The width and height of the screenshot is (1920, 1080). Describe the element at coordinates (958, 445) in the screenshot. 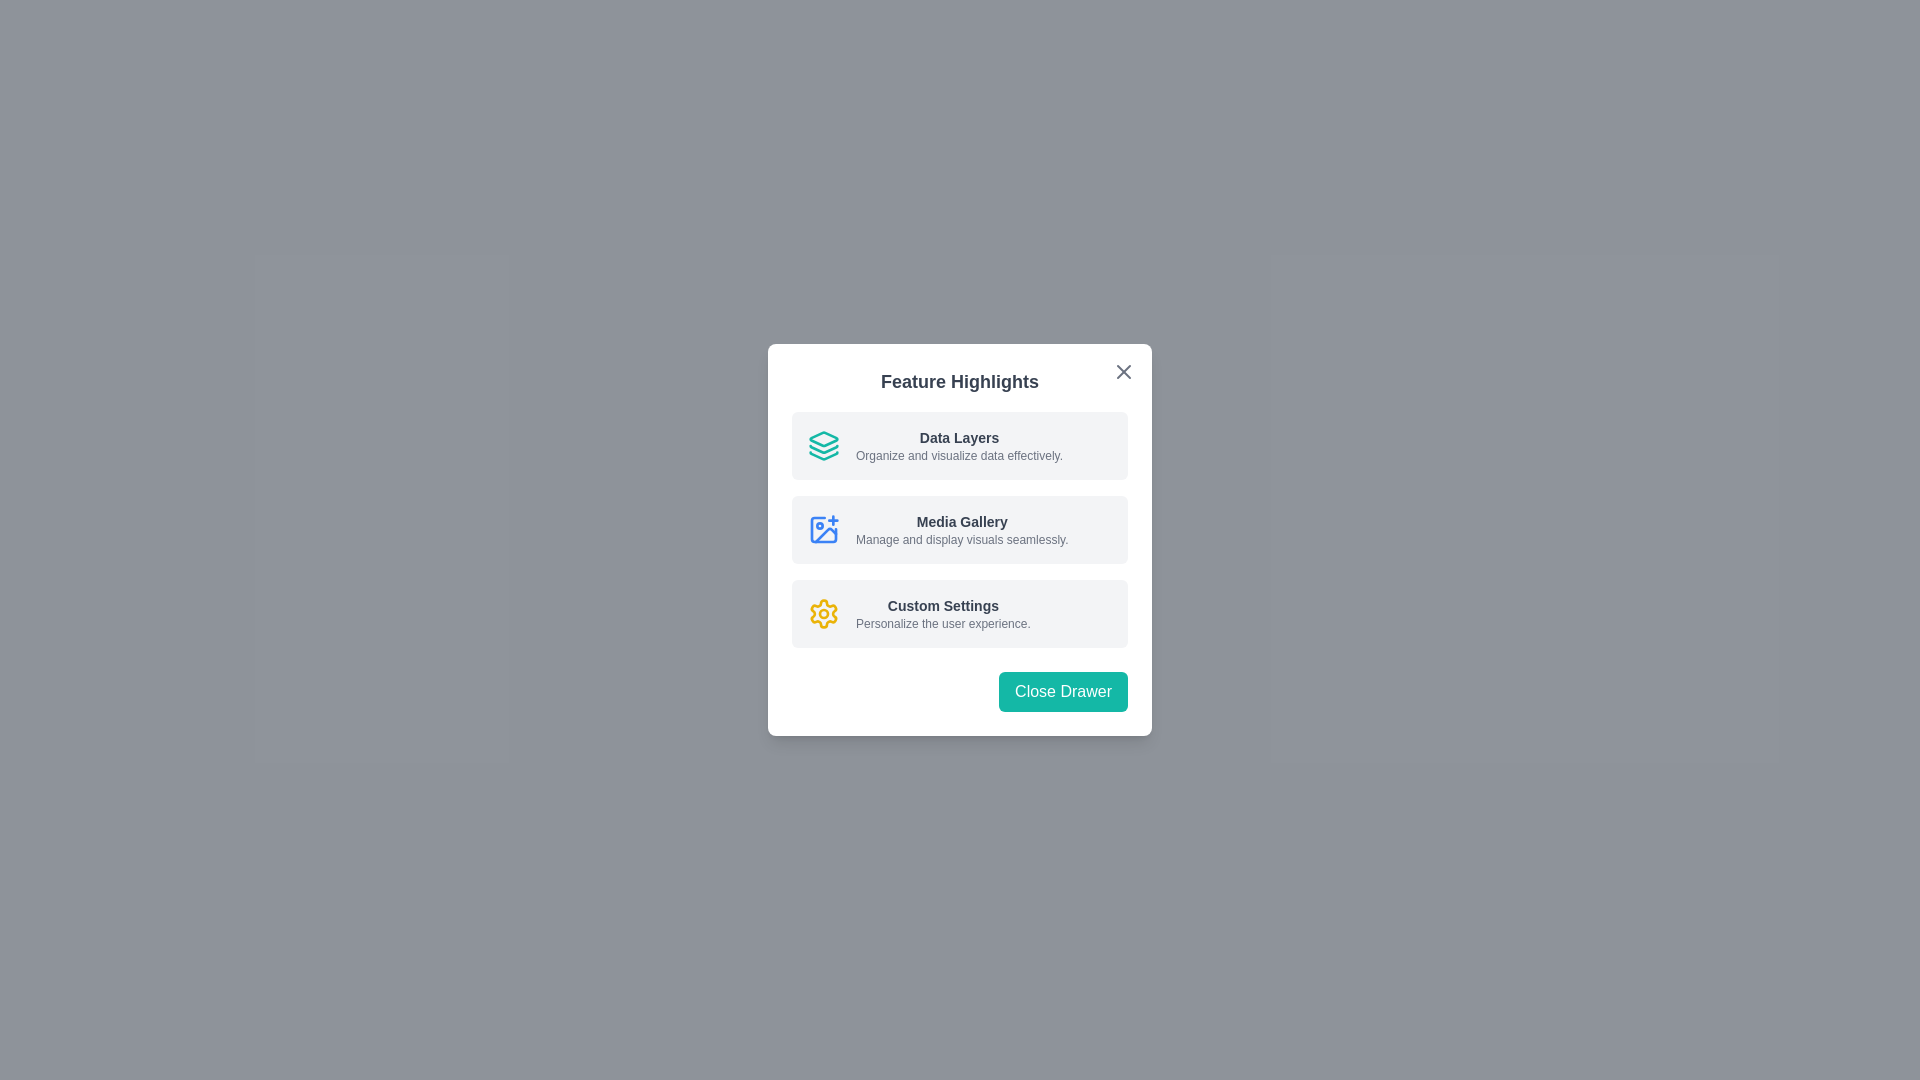

I see `informational text block titled 'Data Layers' that describes how to organize and visualize data effectively, located in the upper part of the modal dialog` at that location.